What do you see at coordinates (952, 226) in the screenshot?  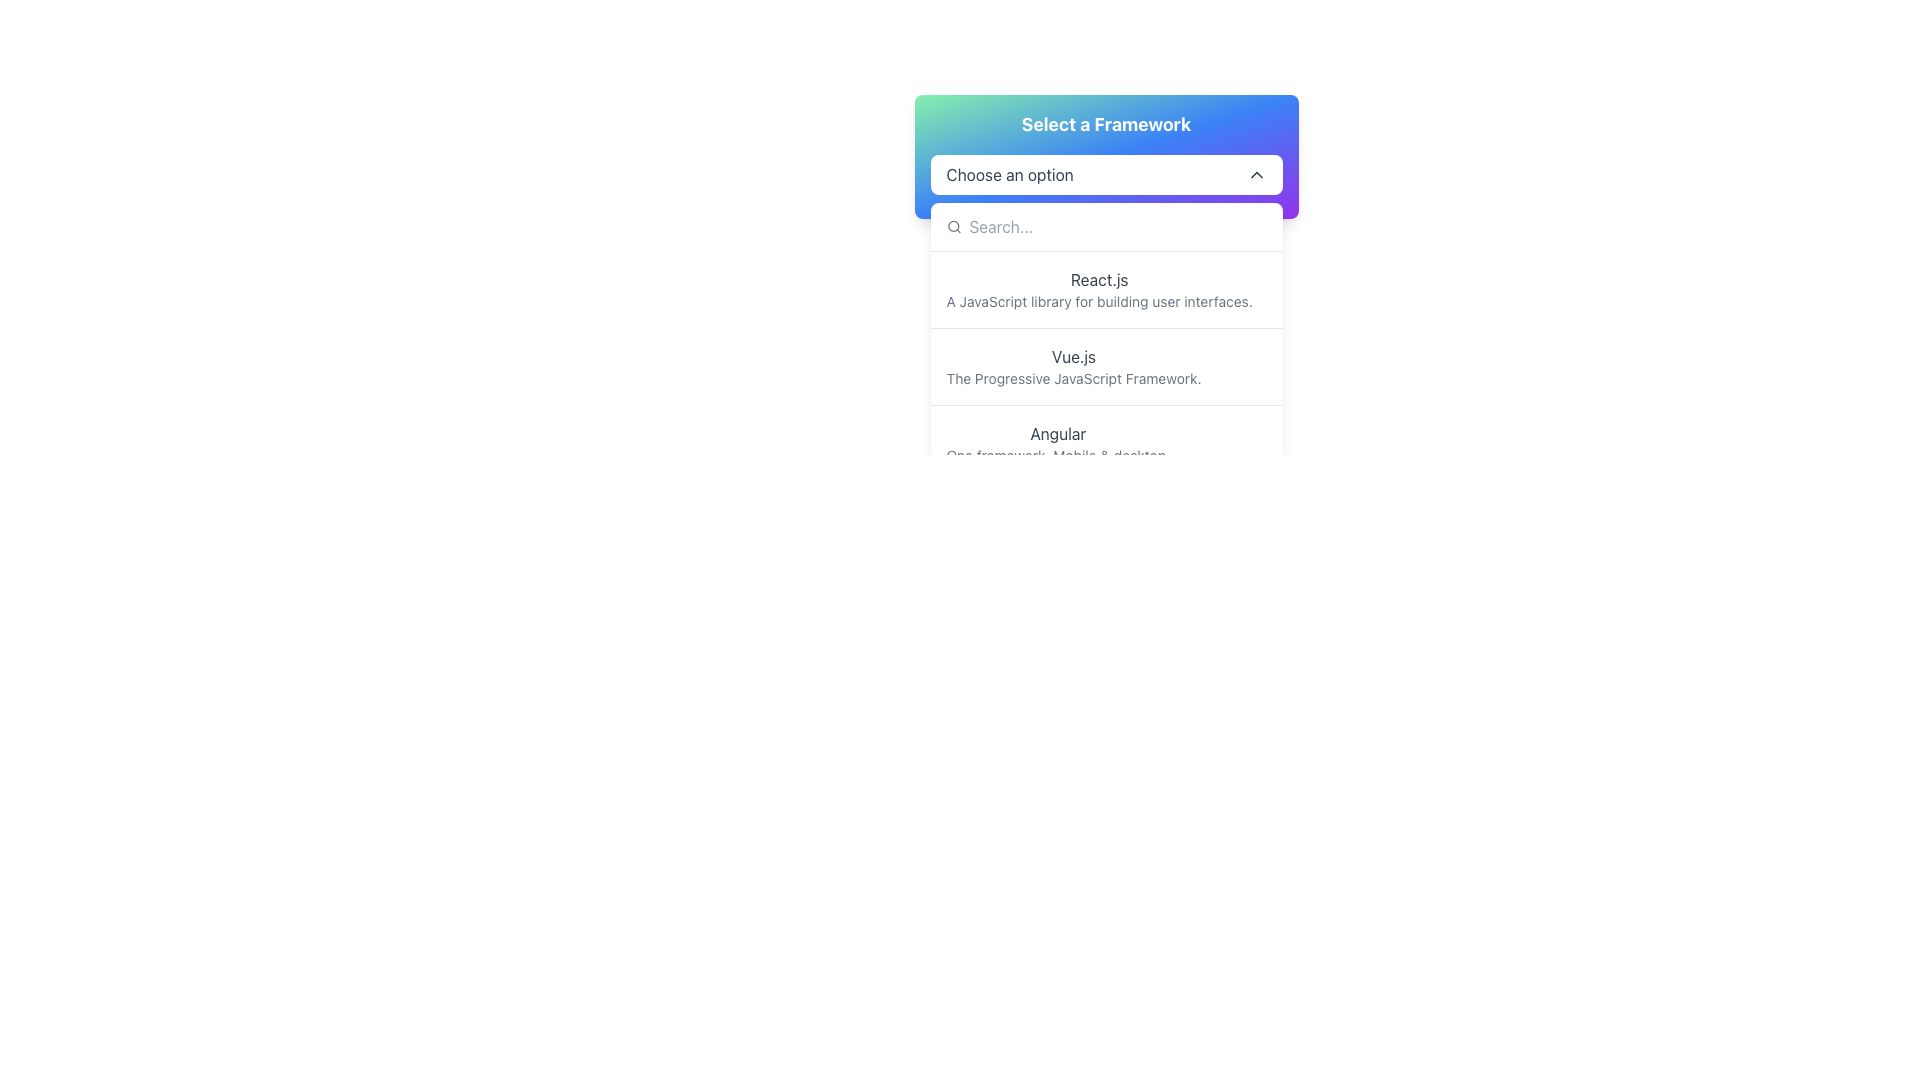 I see `the search icon, which is visually indicated to the user as a search function and is located to the left of the search input area with the placeholder text 'Search...'` at bounding box center [952, 226].